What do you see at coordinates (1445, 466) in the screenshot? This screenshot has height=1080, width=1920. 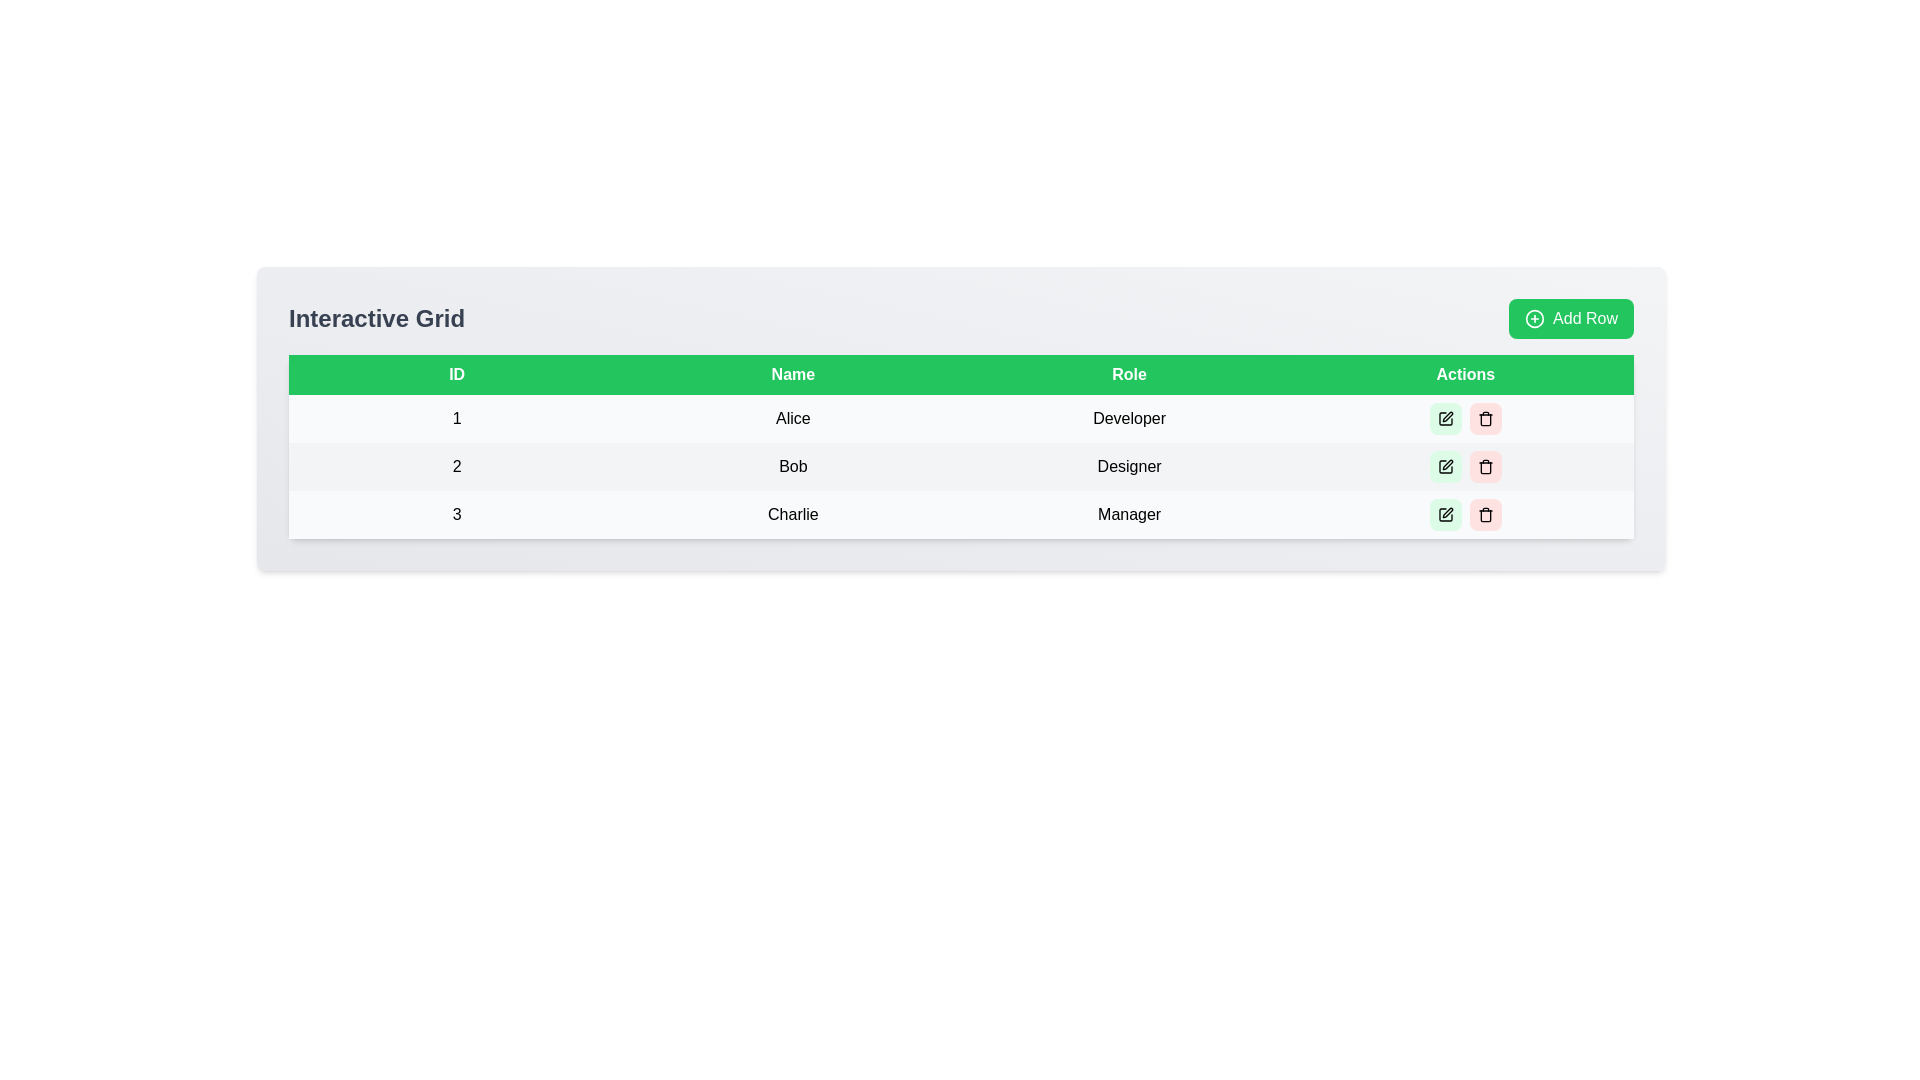 I see `the green rounded button with a pen icon, located in the 'Actions' column of the second row` at bounding box center [1445, 466].